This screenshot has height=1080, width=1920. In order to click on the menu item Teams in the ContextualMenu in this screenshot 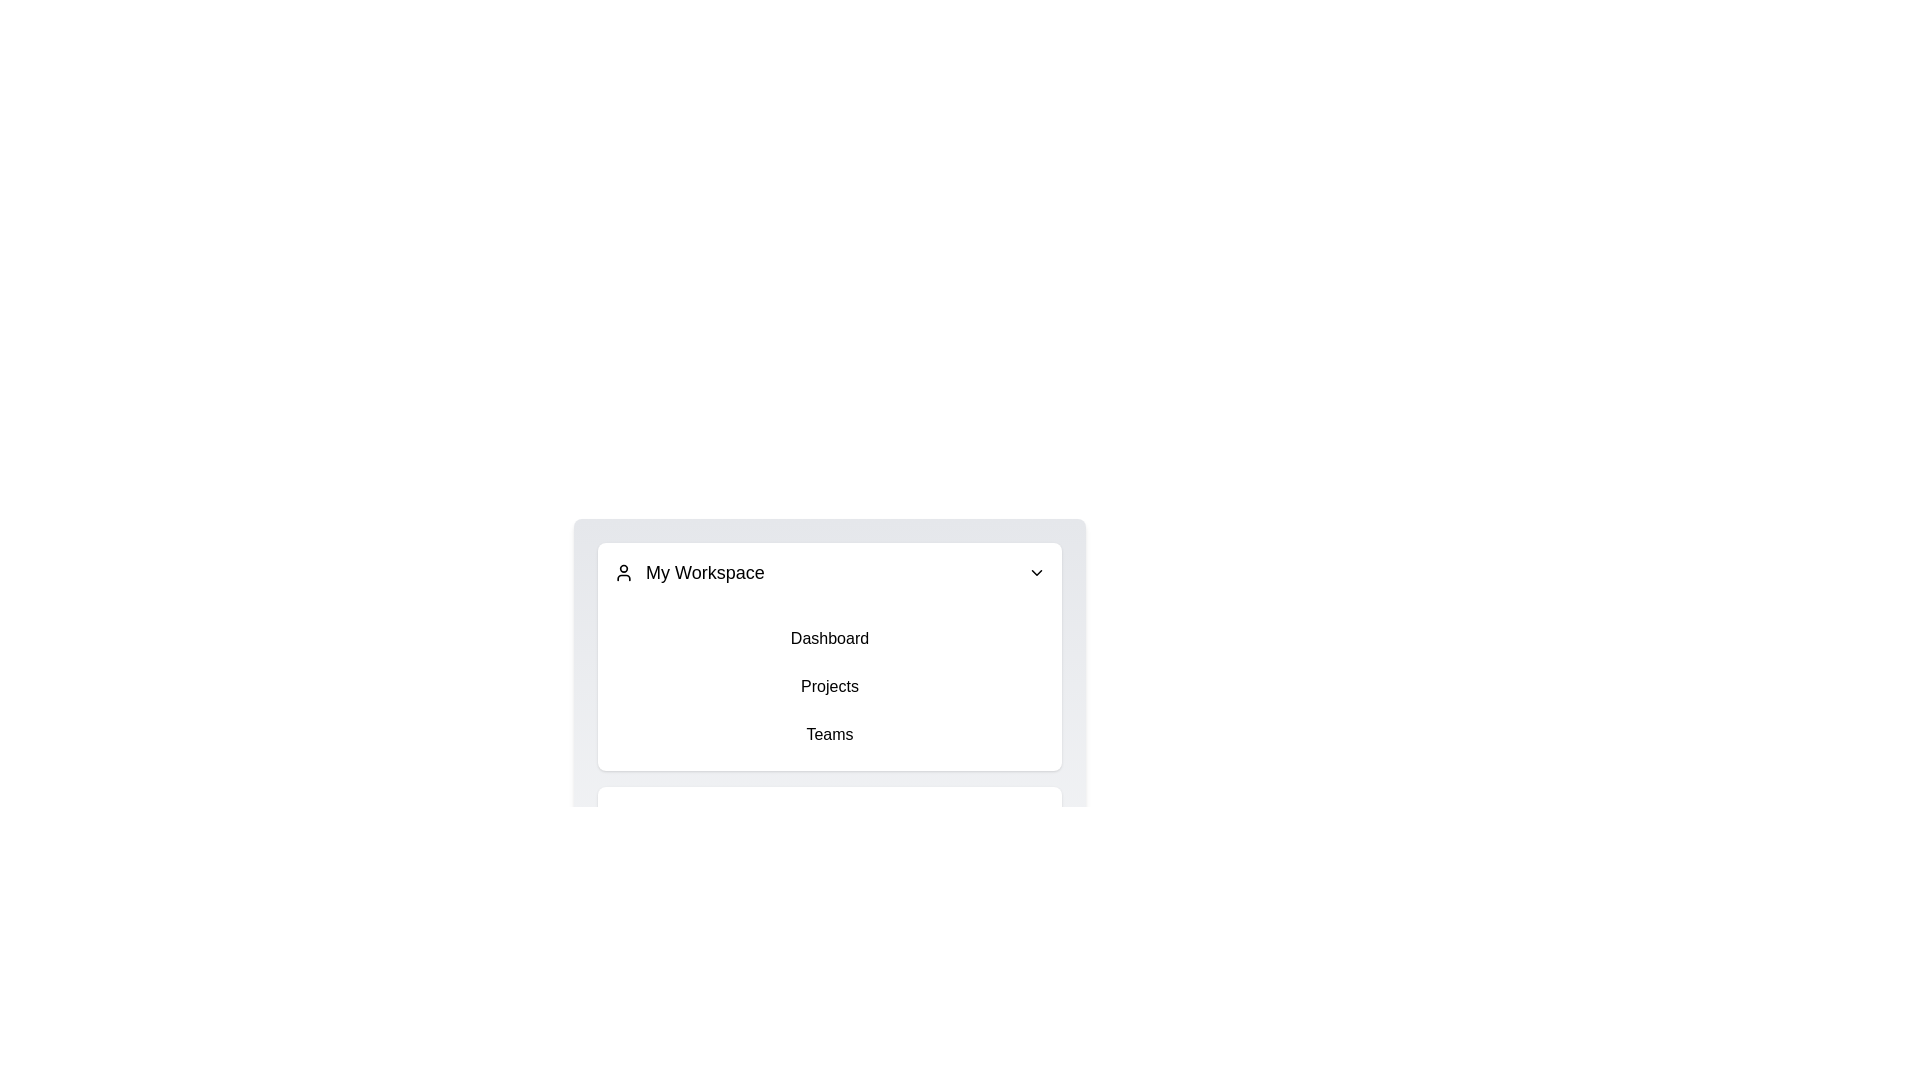, I will do `click(830, 735)`.